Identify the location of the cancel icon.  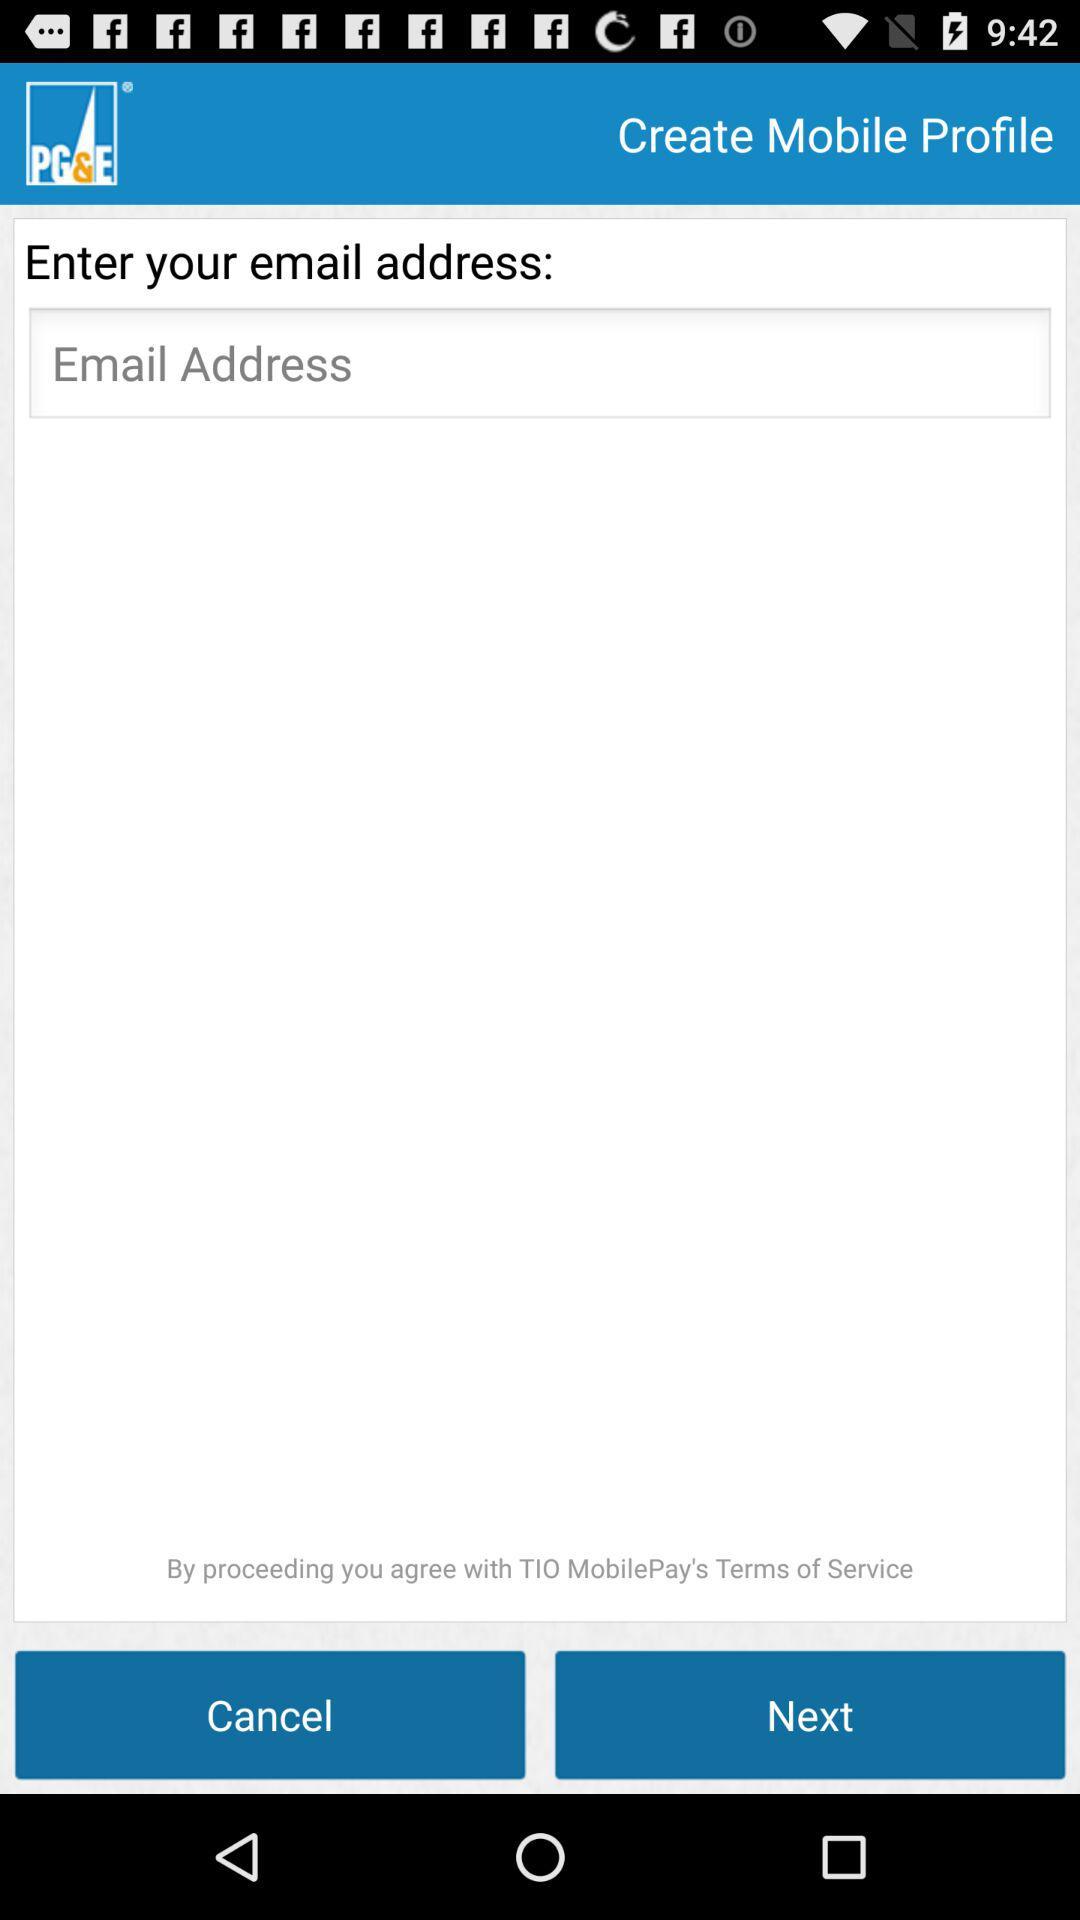
(270, 1713).